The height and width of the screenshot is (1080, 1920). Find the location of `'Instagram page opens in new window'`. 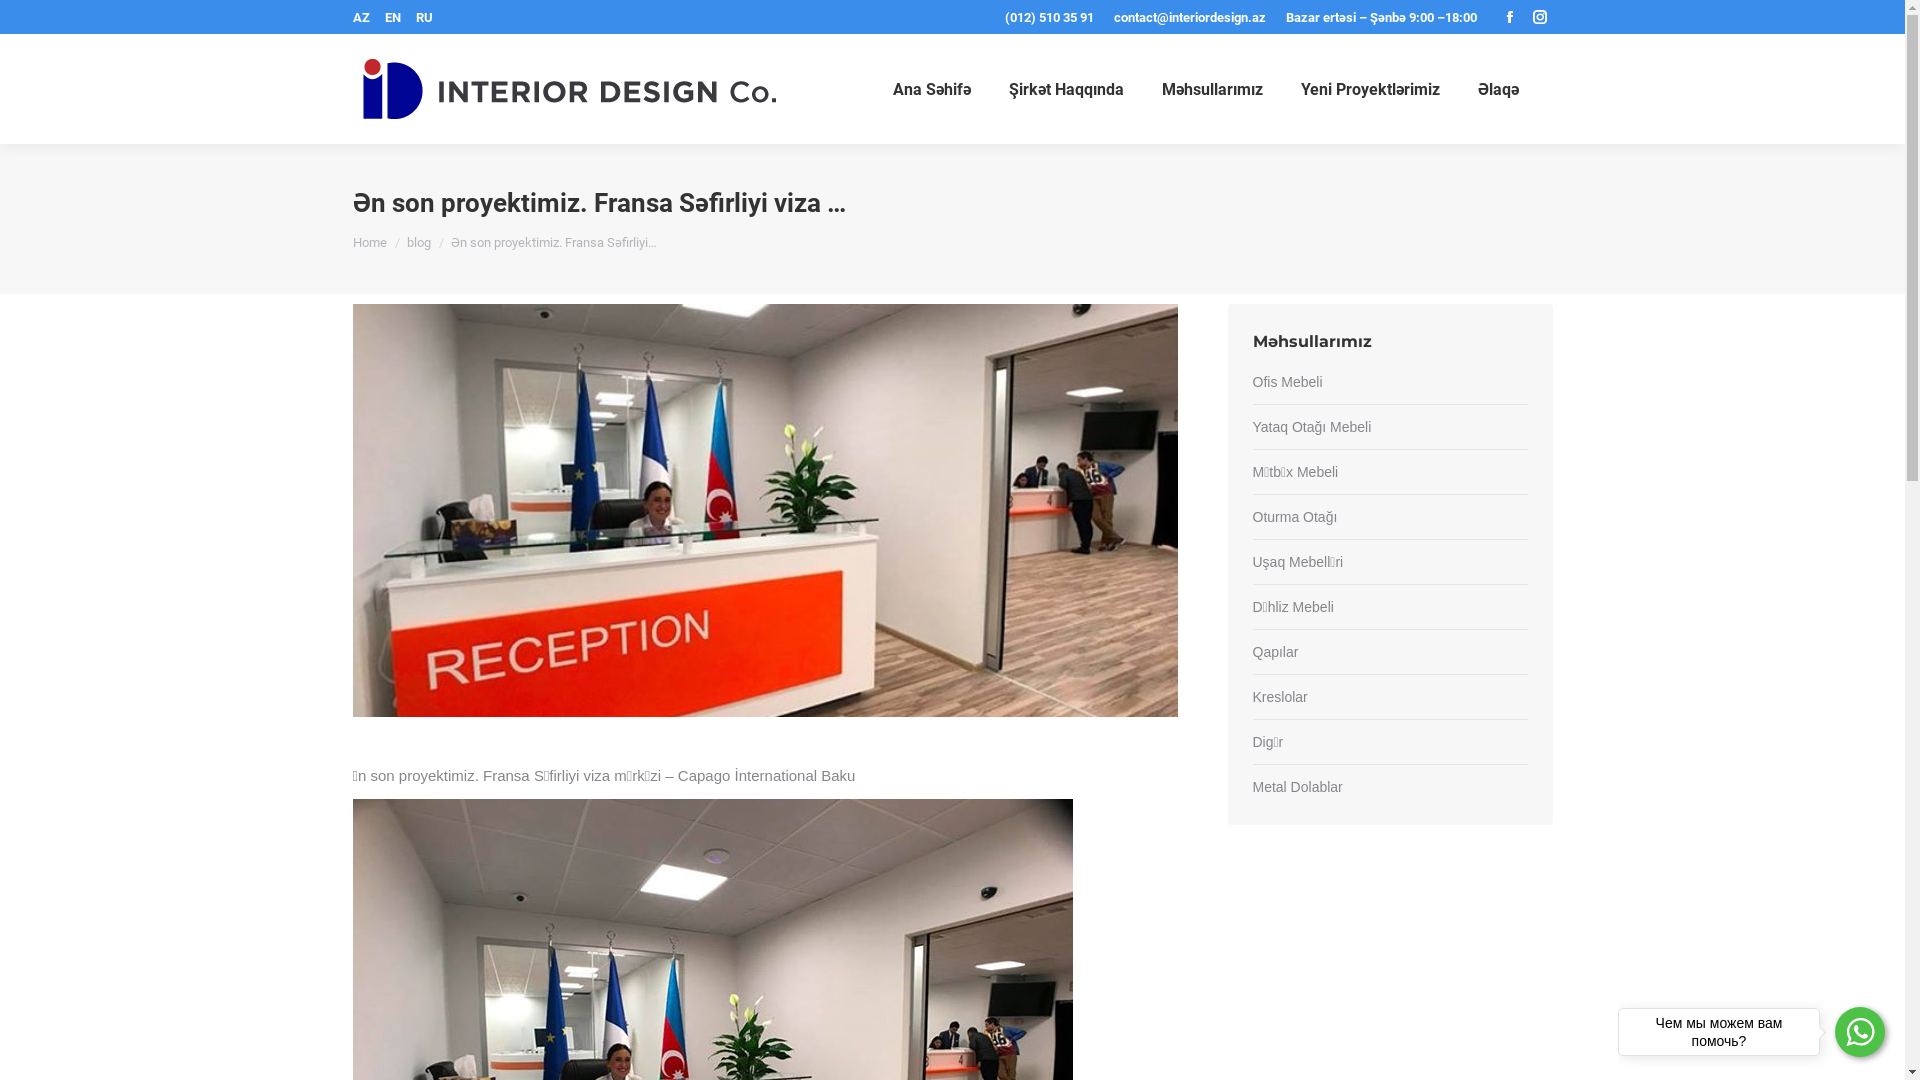

'Instagram page opens in new window' is located at coordinates (1538, 16).